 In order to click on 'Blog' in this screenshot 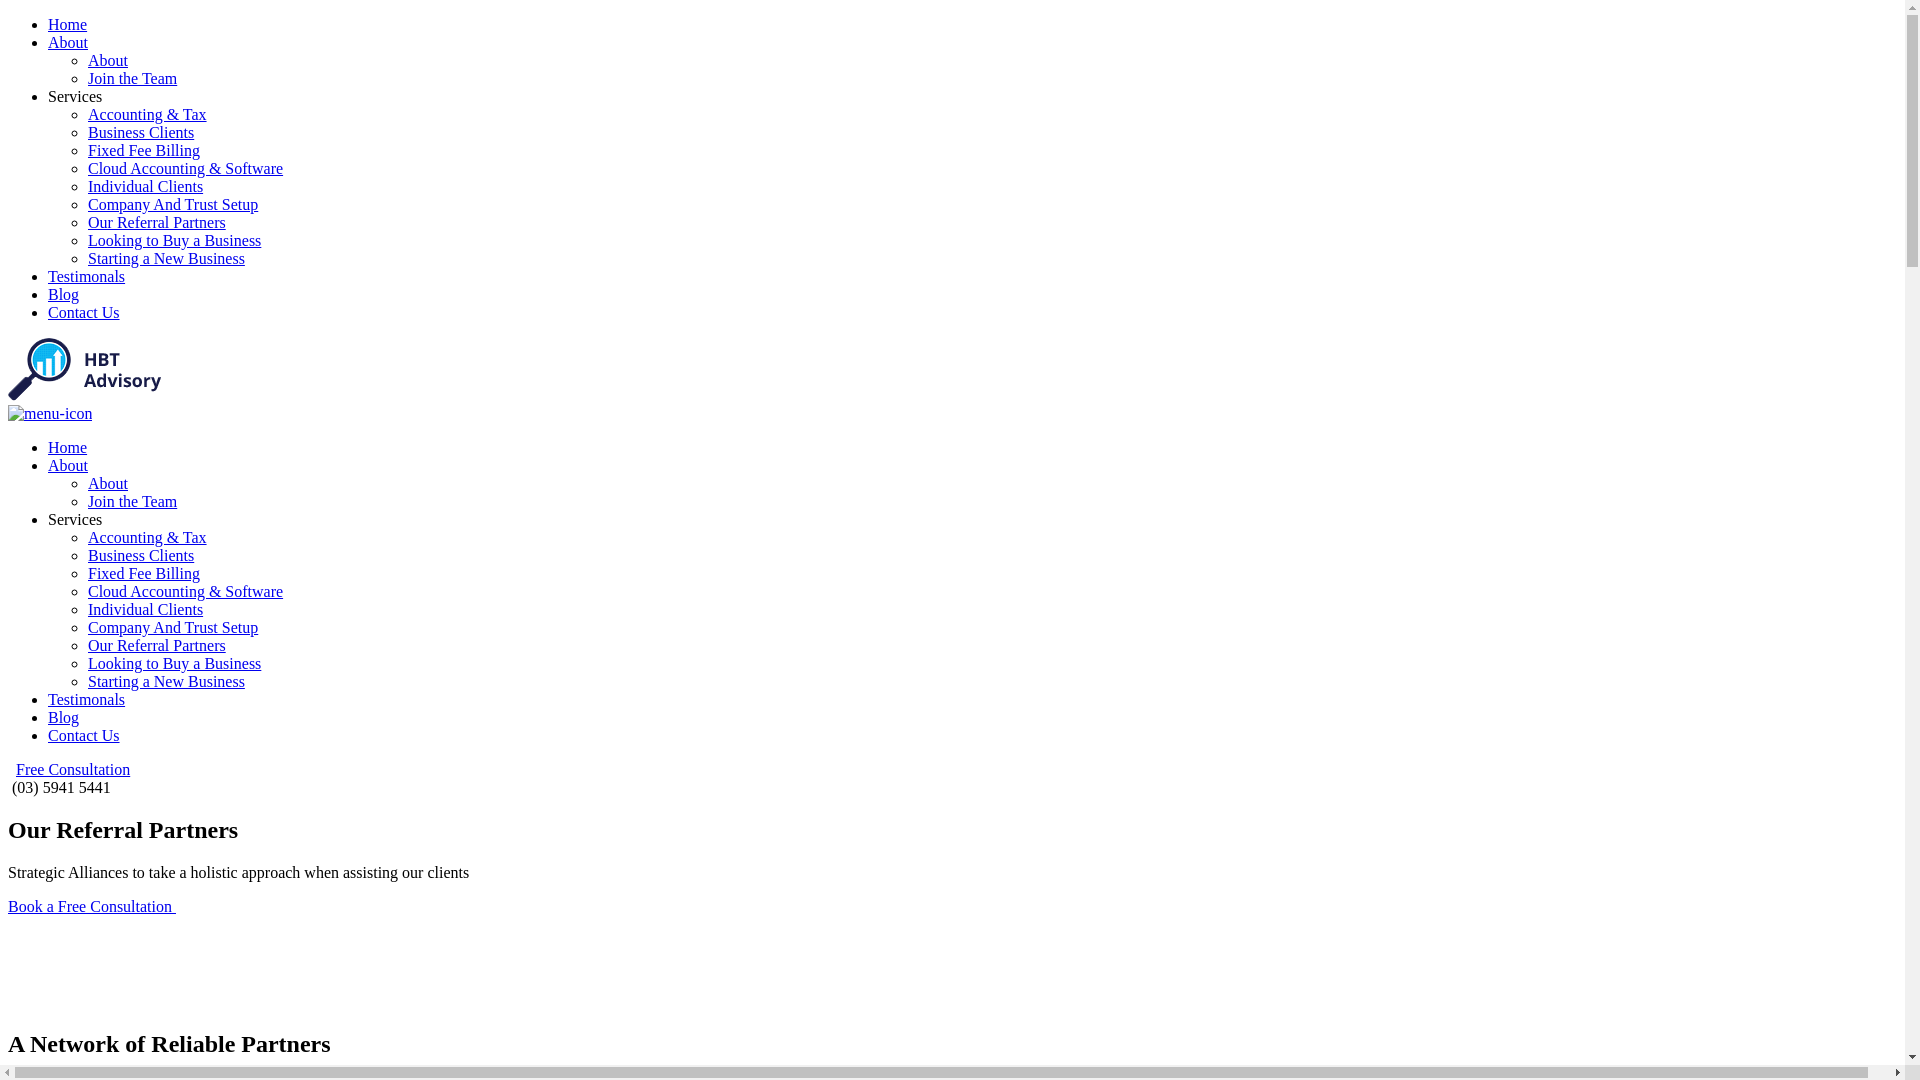, I will do `click(63, 716)`.